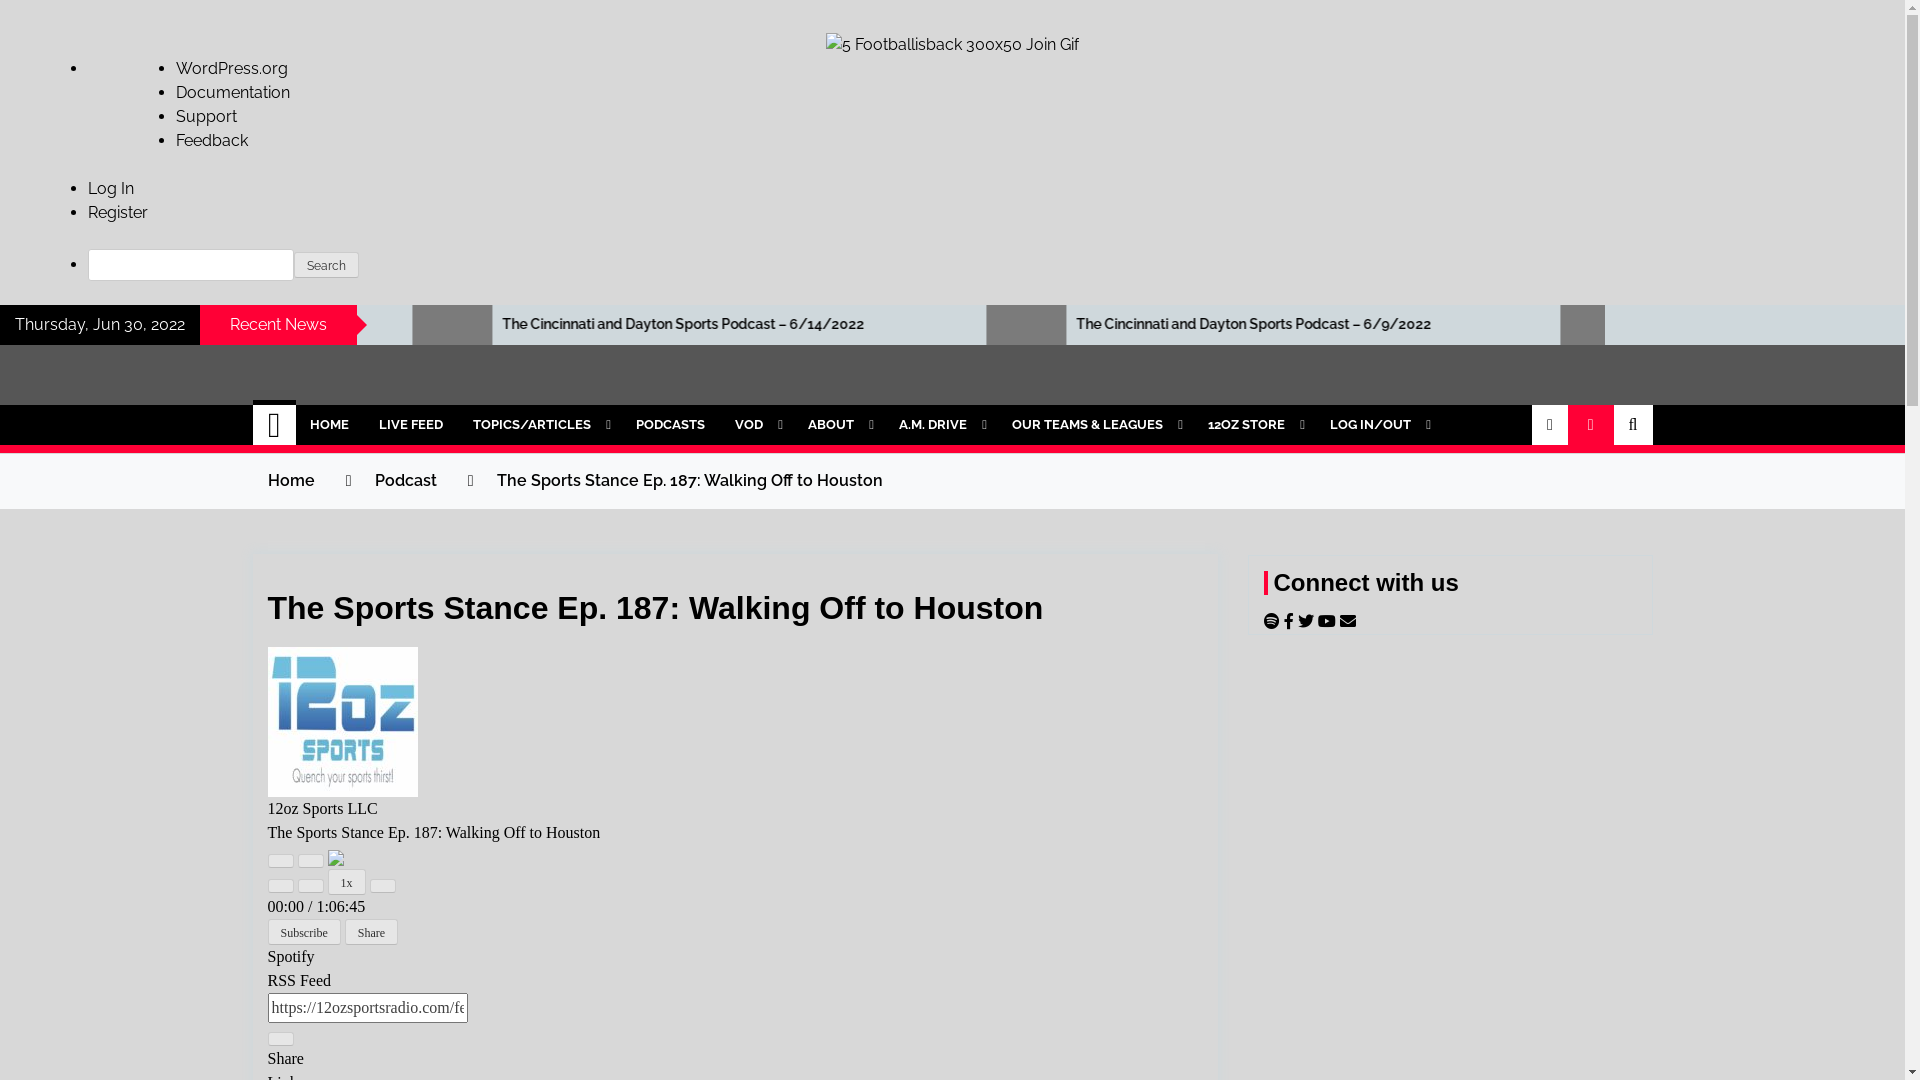  Describe the element at coordinates (755, 423) in the screenshot. I see `'VOD'` at that location.